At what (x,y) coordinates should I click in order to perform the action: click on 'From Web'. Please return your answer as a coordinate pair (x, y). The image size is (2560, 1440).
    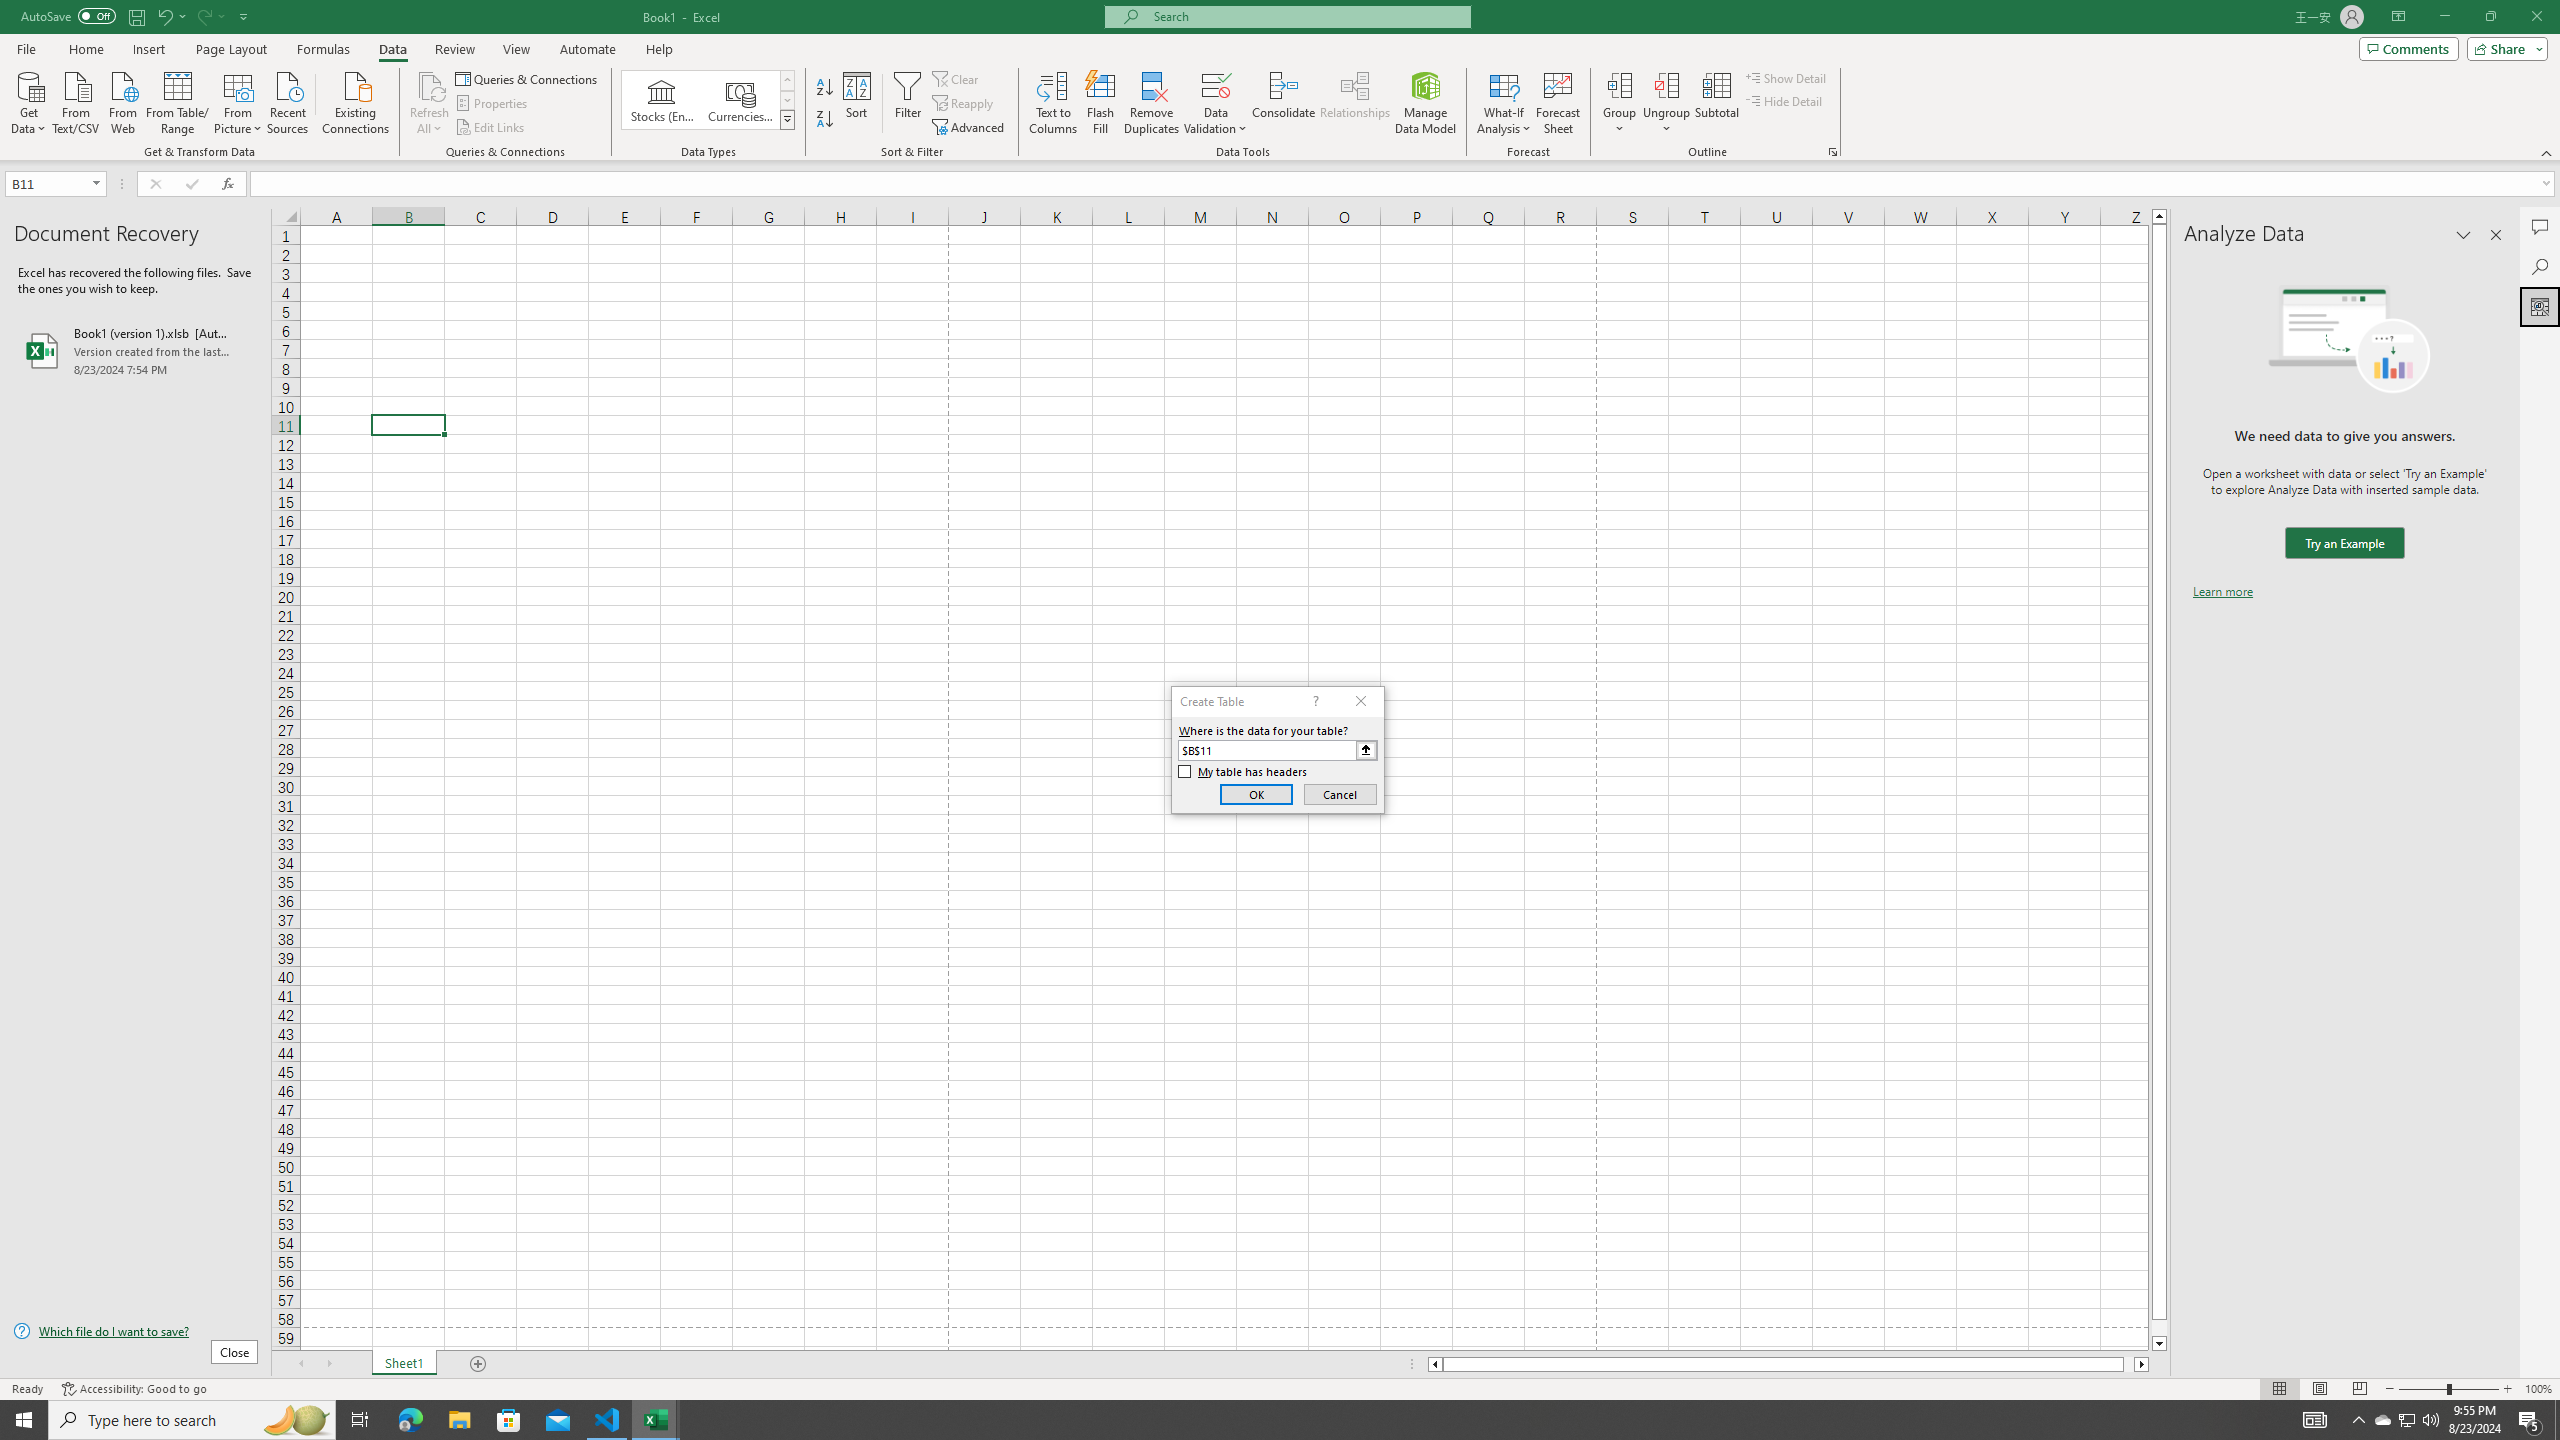
    Looking at the image, I should click on (122, 100).